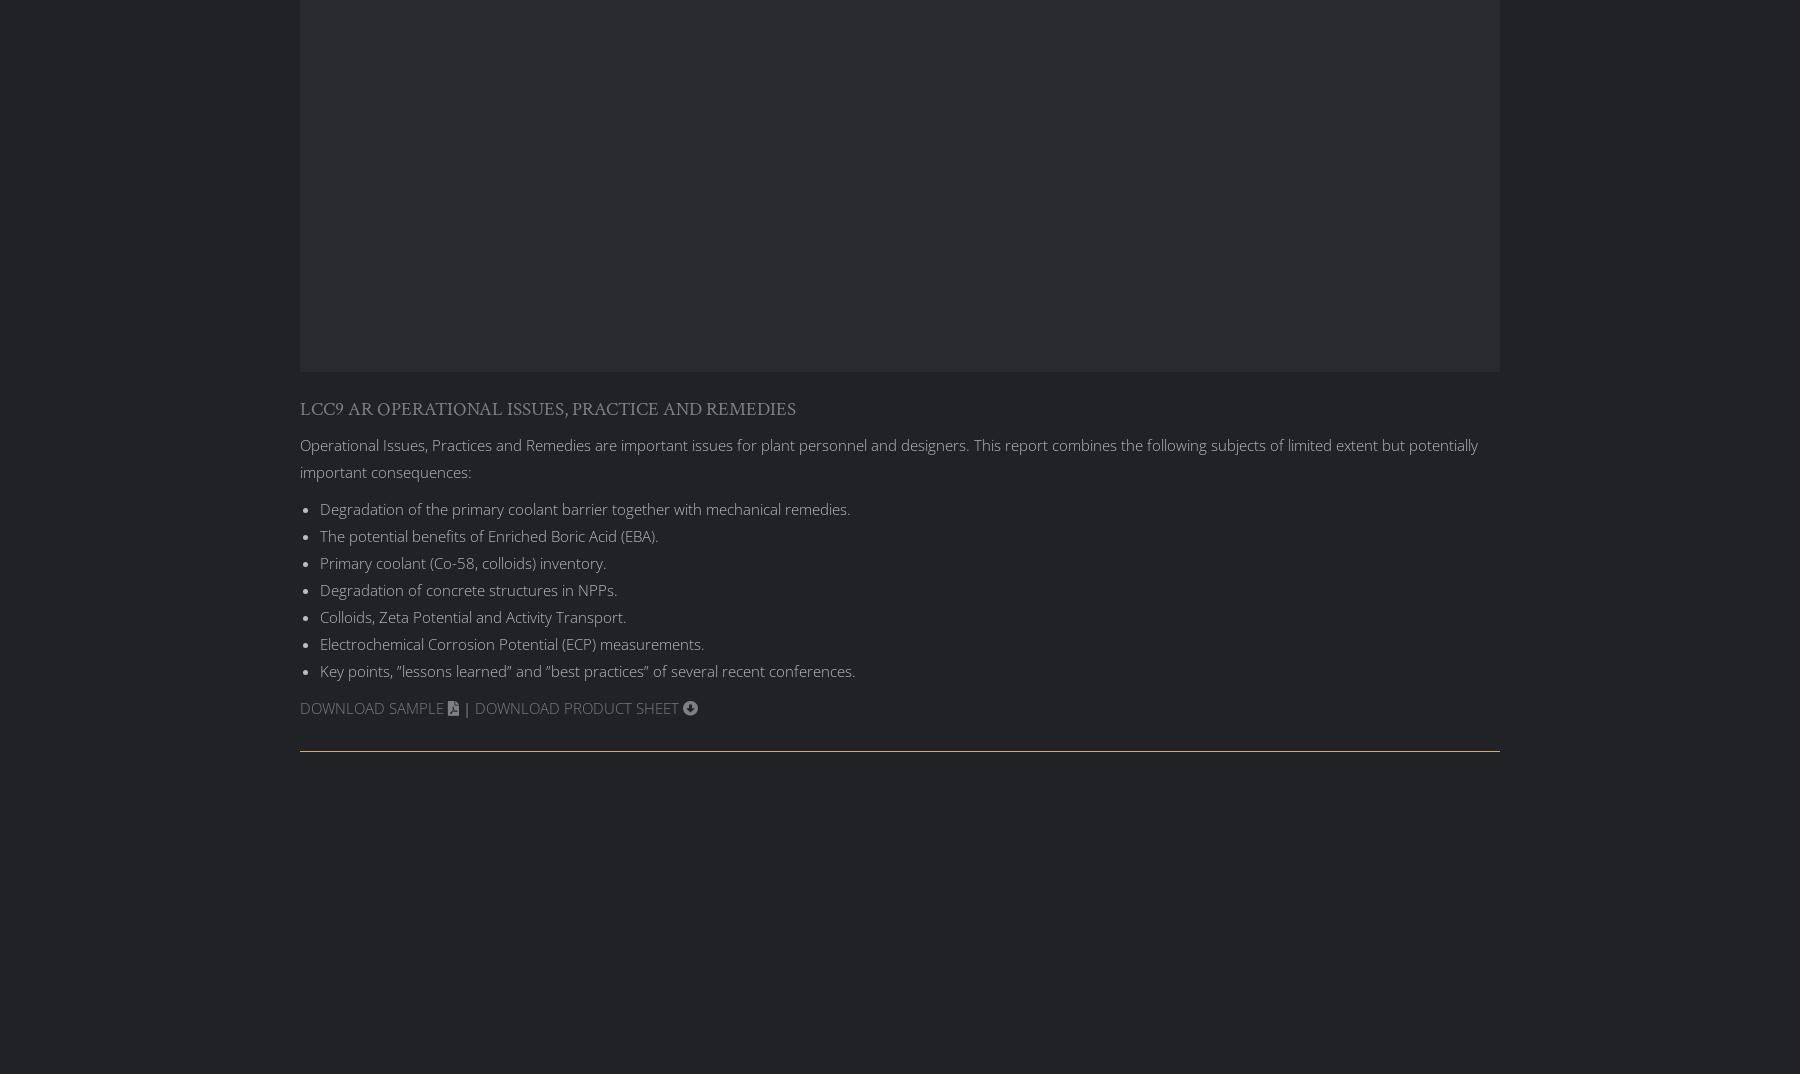  Describe the element at coordinates (468, 587) in the screenshot. I see `'Degradation of concrete structures in NPPs.'` at that location.